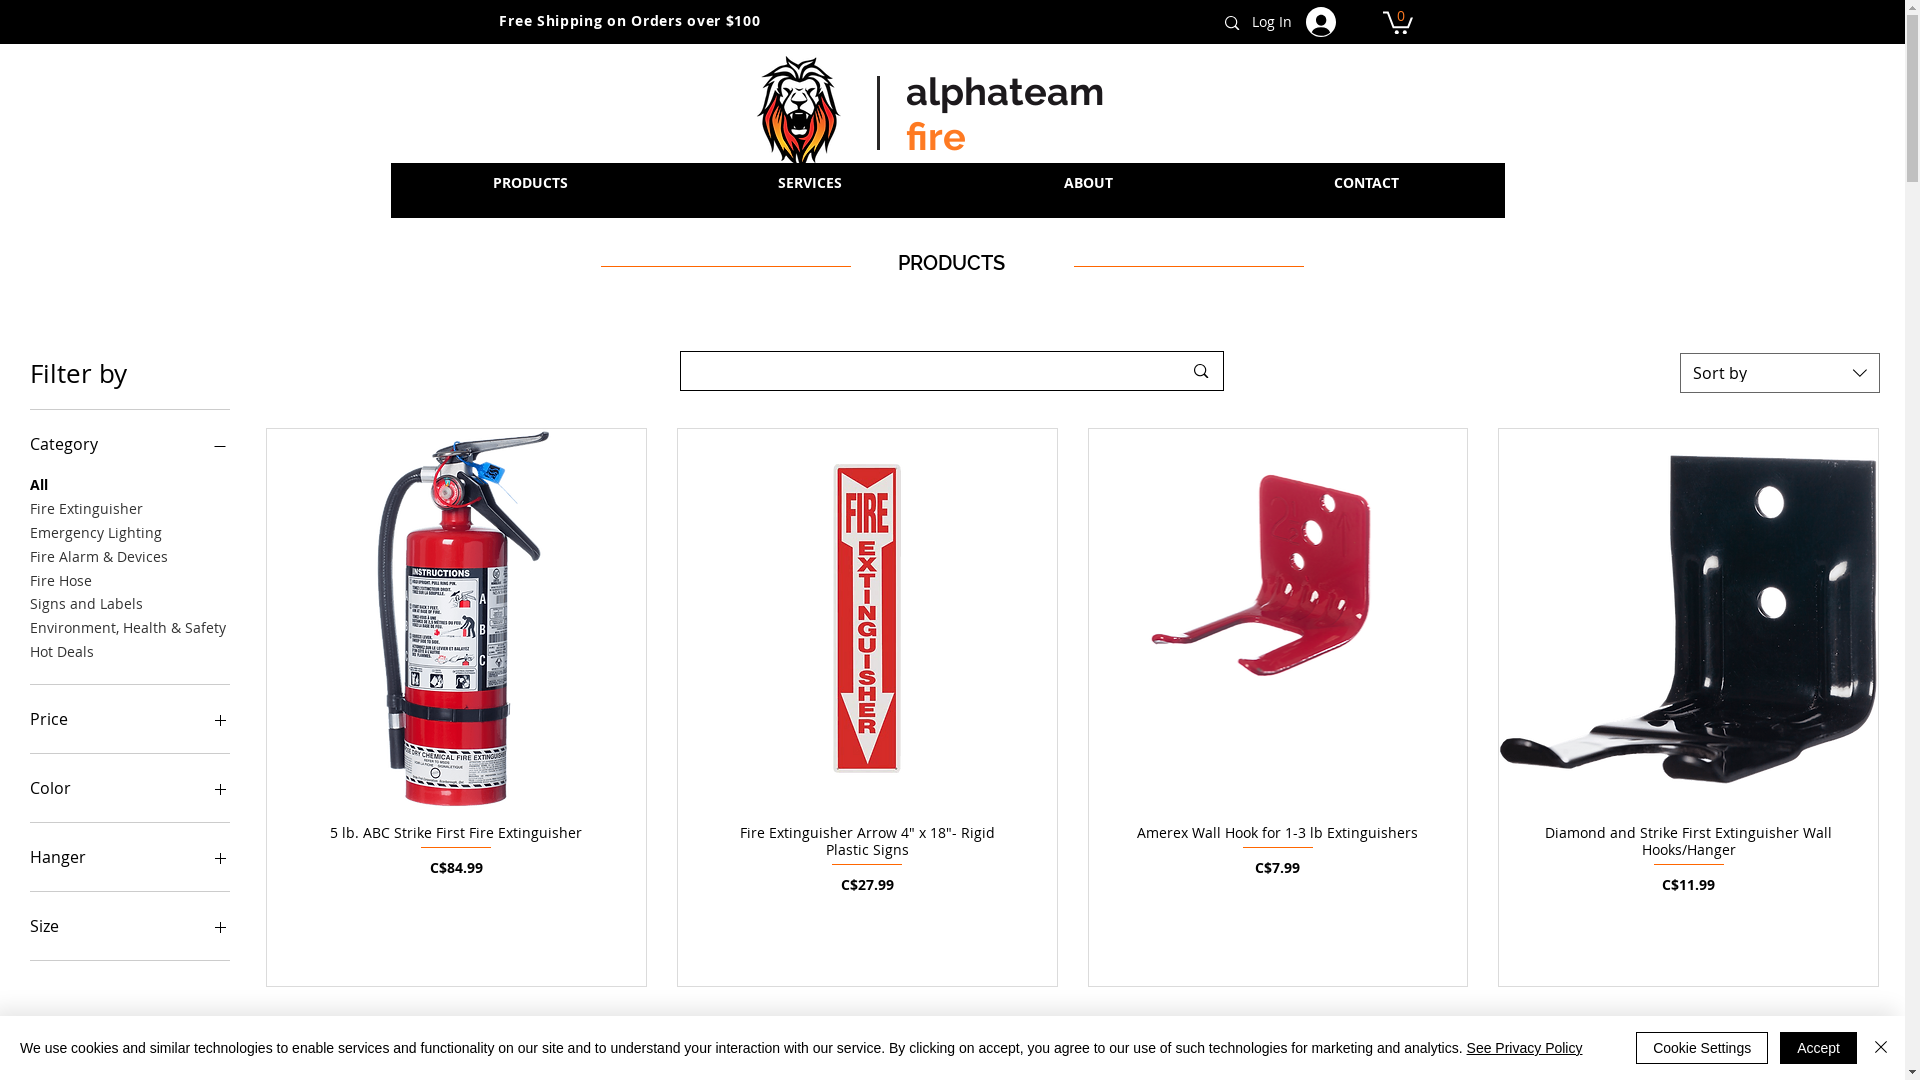  Describe the element at coordinates (529, 182) in the screenshot. I see `'PRODUCTS'` at that location.